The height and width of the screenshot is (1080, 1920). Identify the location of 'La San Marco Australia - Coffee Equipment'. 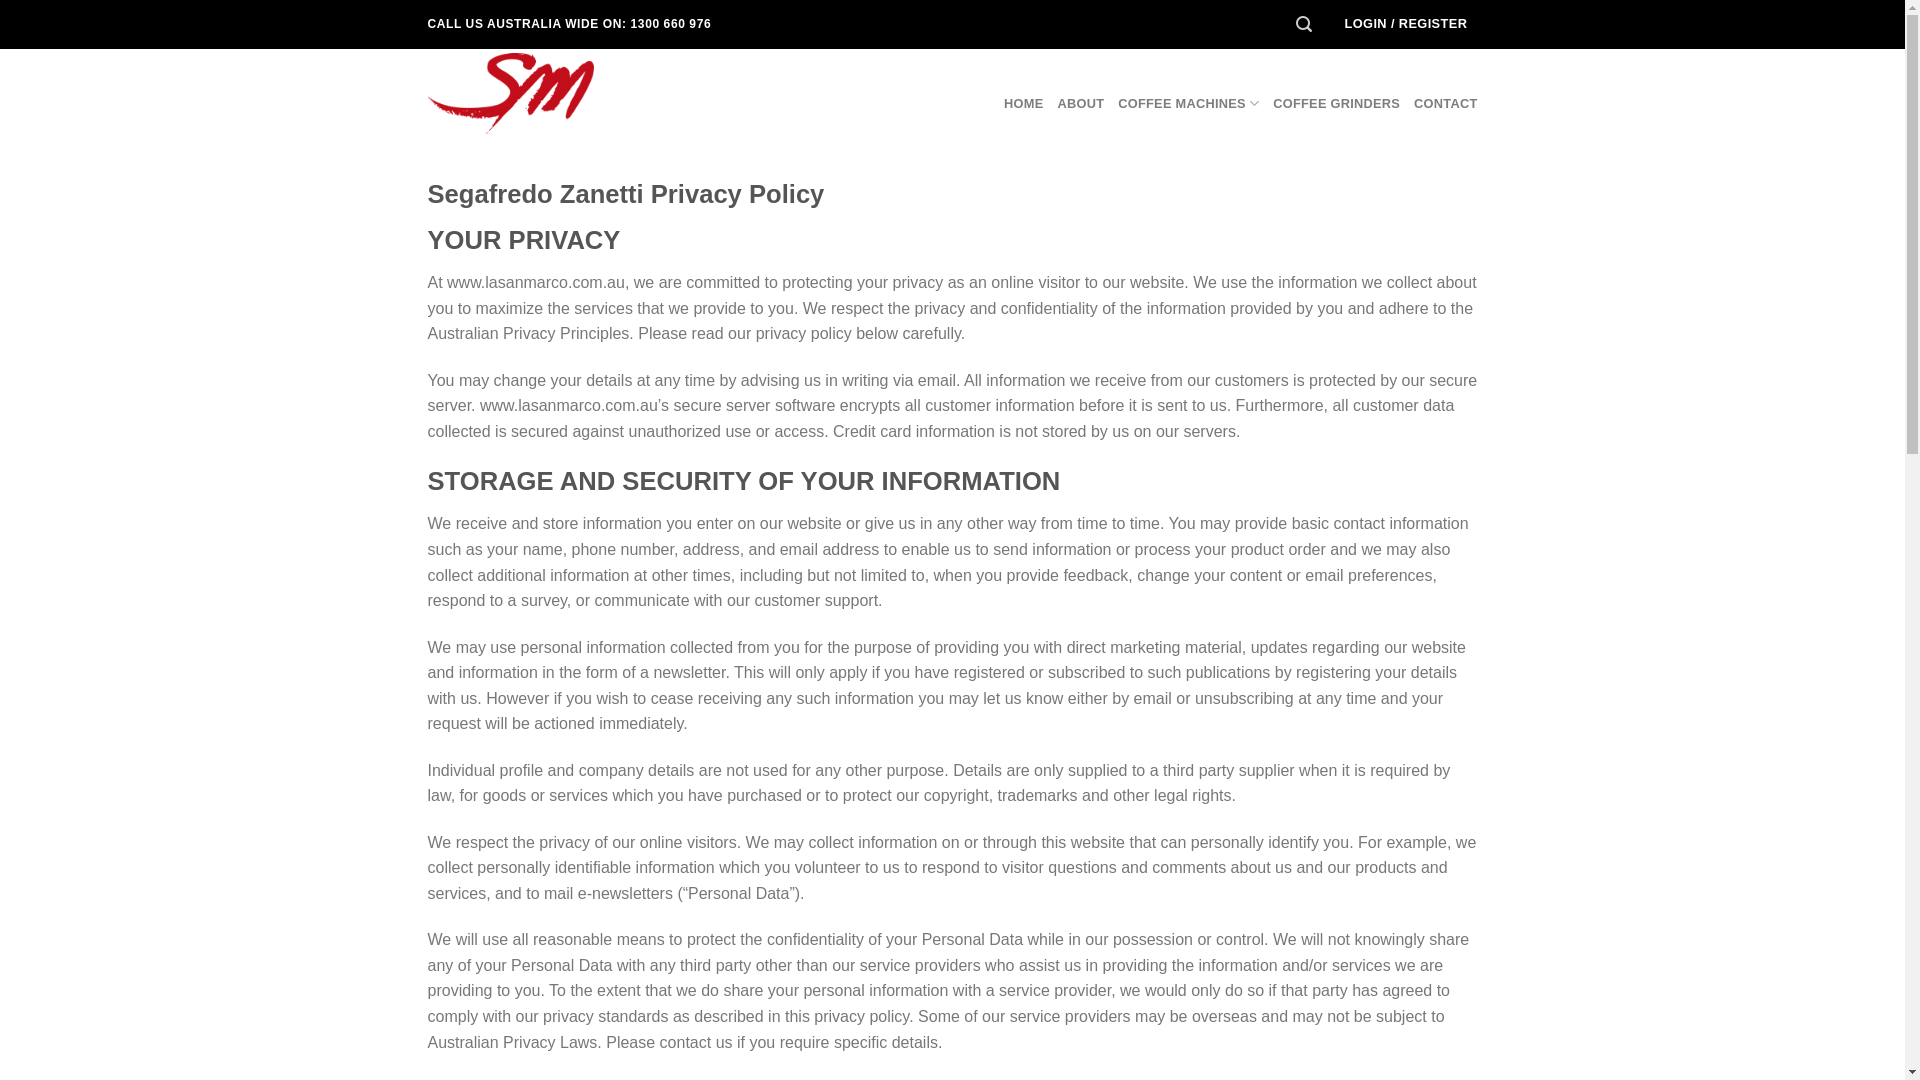
(528, 93).